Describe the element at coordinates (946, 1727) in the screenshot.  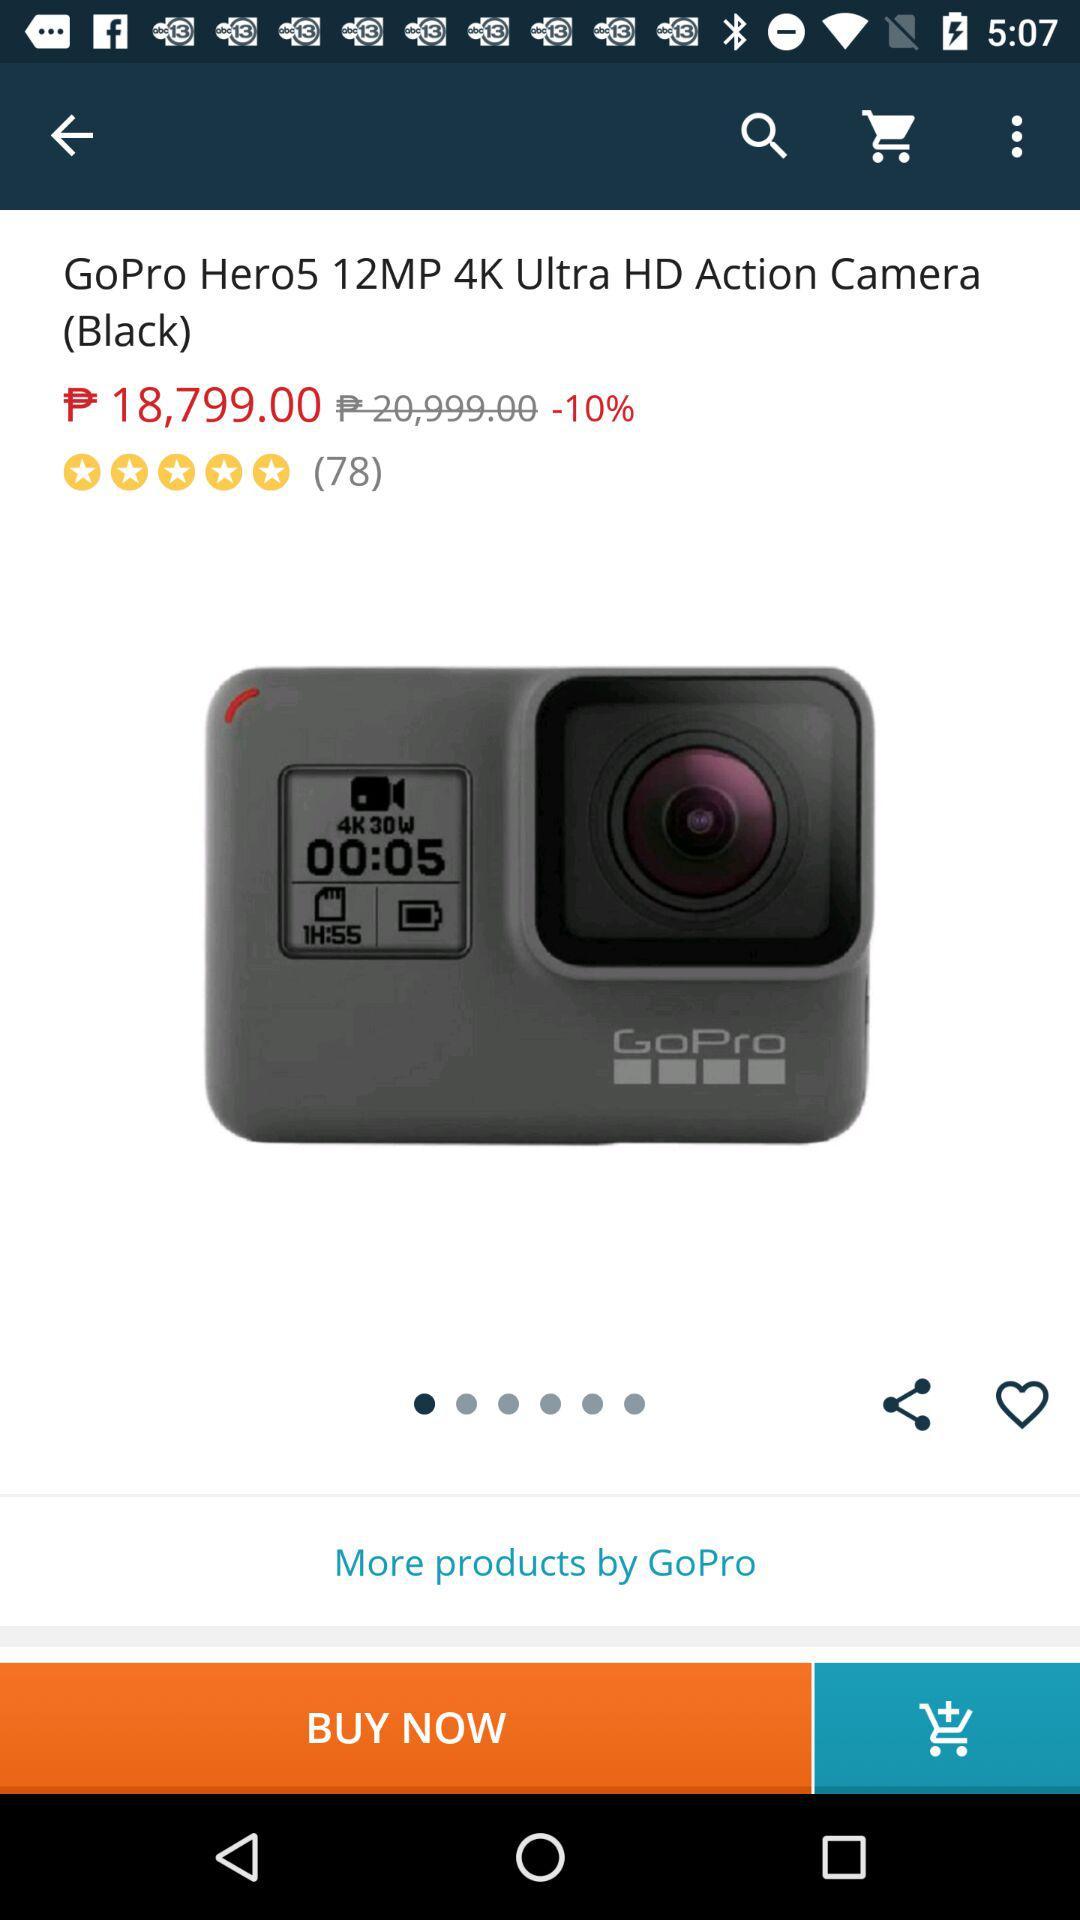
I see `icon next to buy now` at that location.